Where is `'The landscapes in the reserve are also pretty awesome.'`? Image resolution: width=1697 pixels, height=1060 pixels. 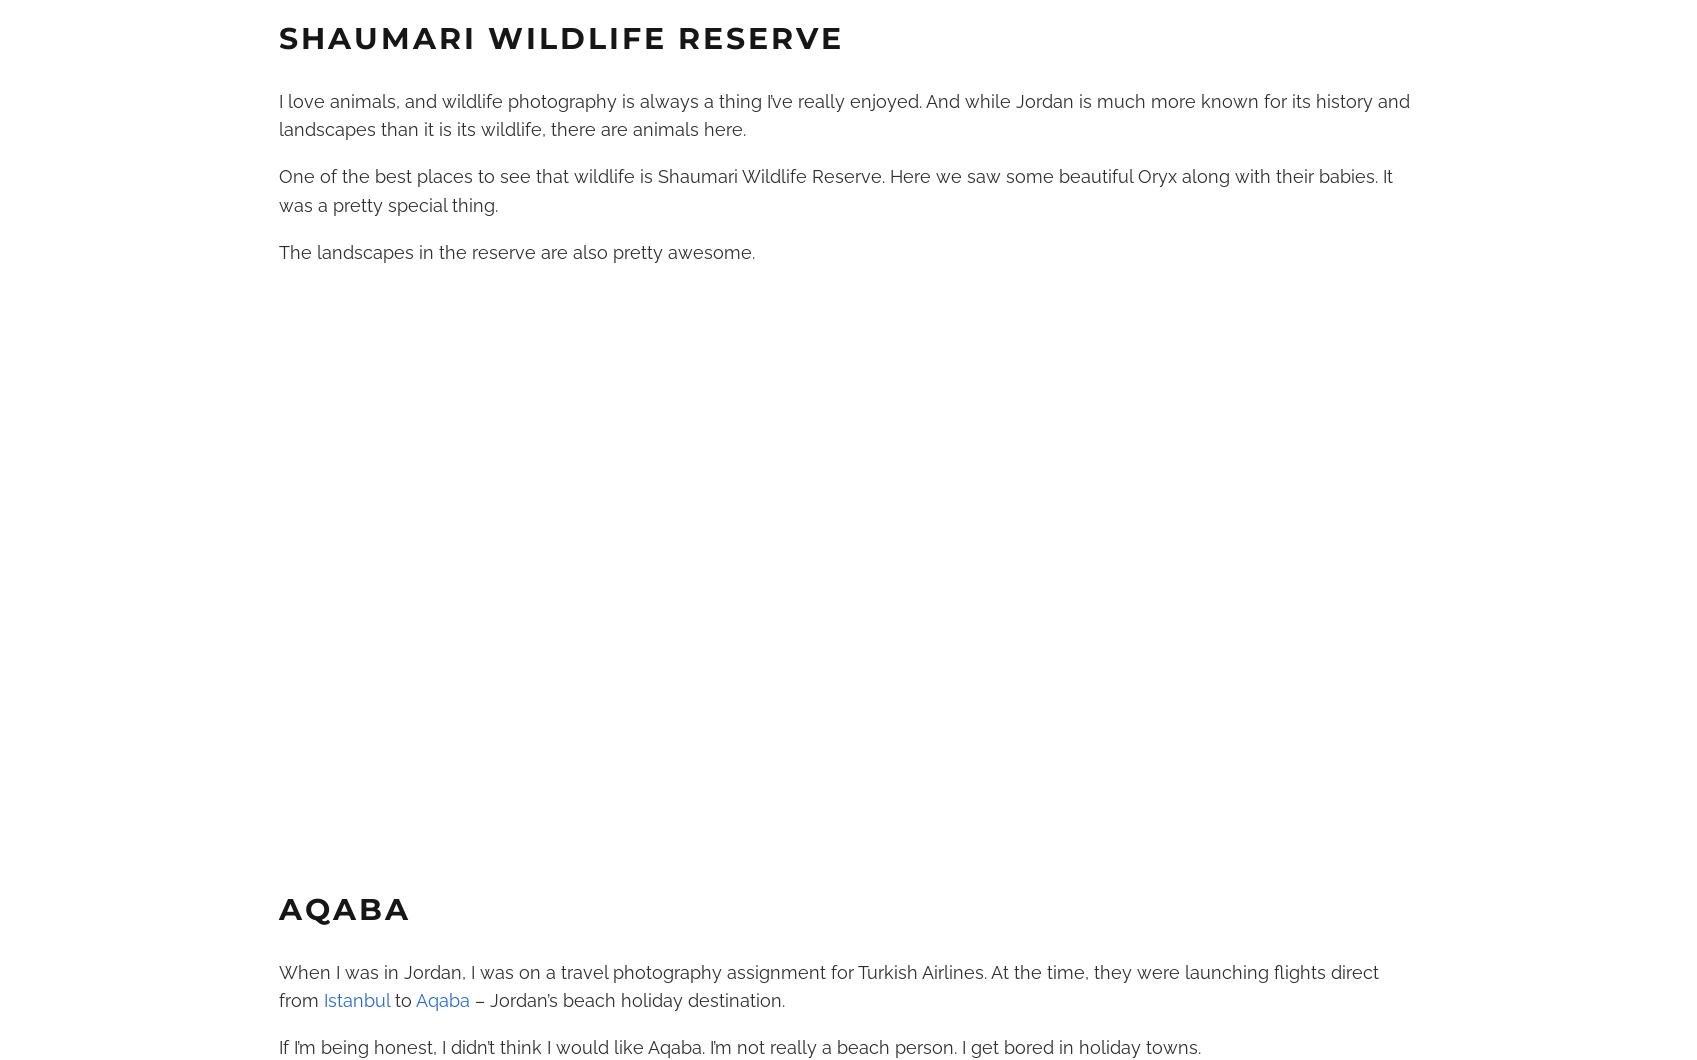 'The landscapes in the reserve are also pretty awesome.' is located at coordinates (516, 250).